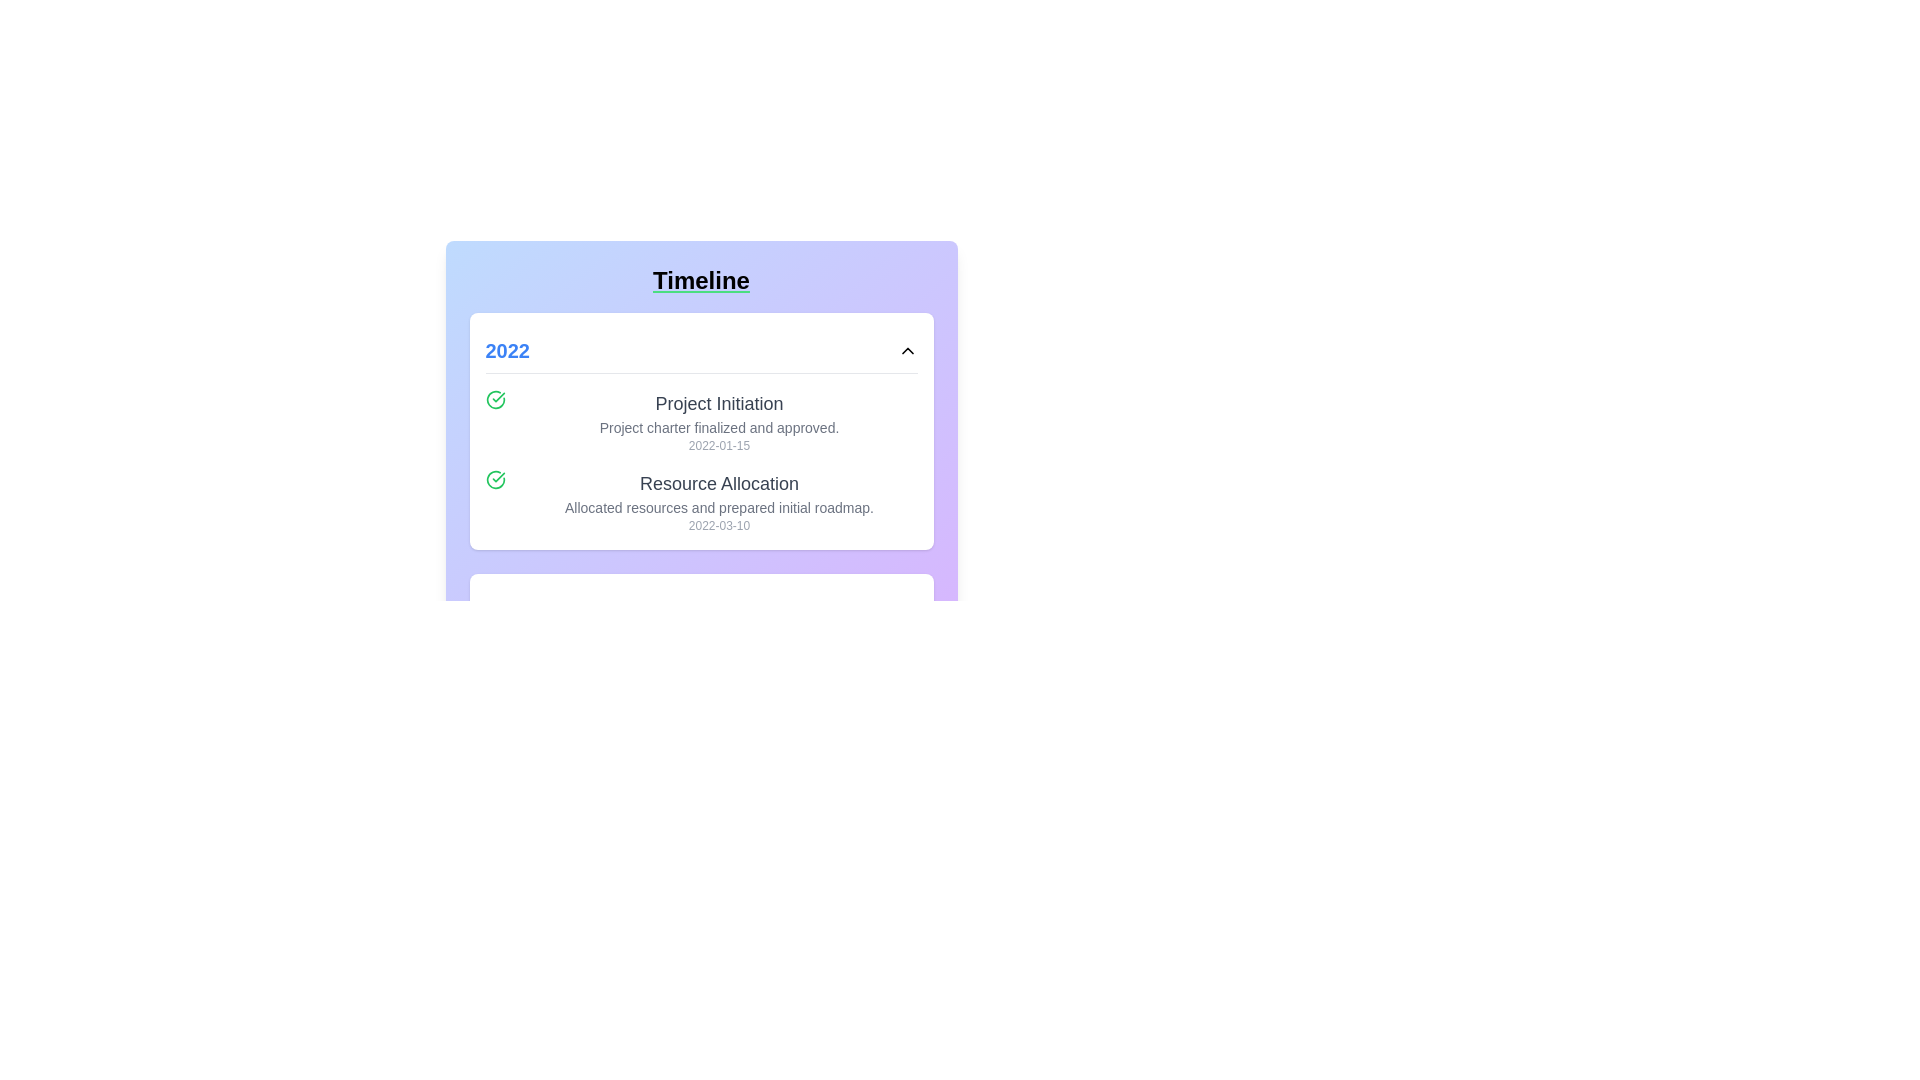 The image size is (1920, 1080). I want to click on the circular green icon with a checkmark in its center, which indicates completion or success, located to the left of the text 'Project Initiation' in the timeline for 2022, so click(495, 400).